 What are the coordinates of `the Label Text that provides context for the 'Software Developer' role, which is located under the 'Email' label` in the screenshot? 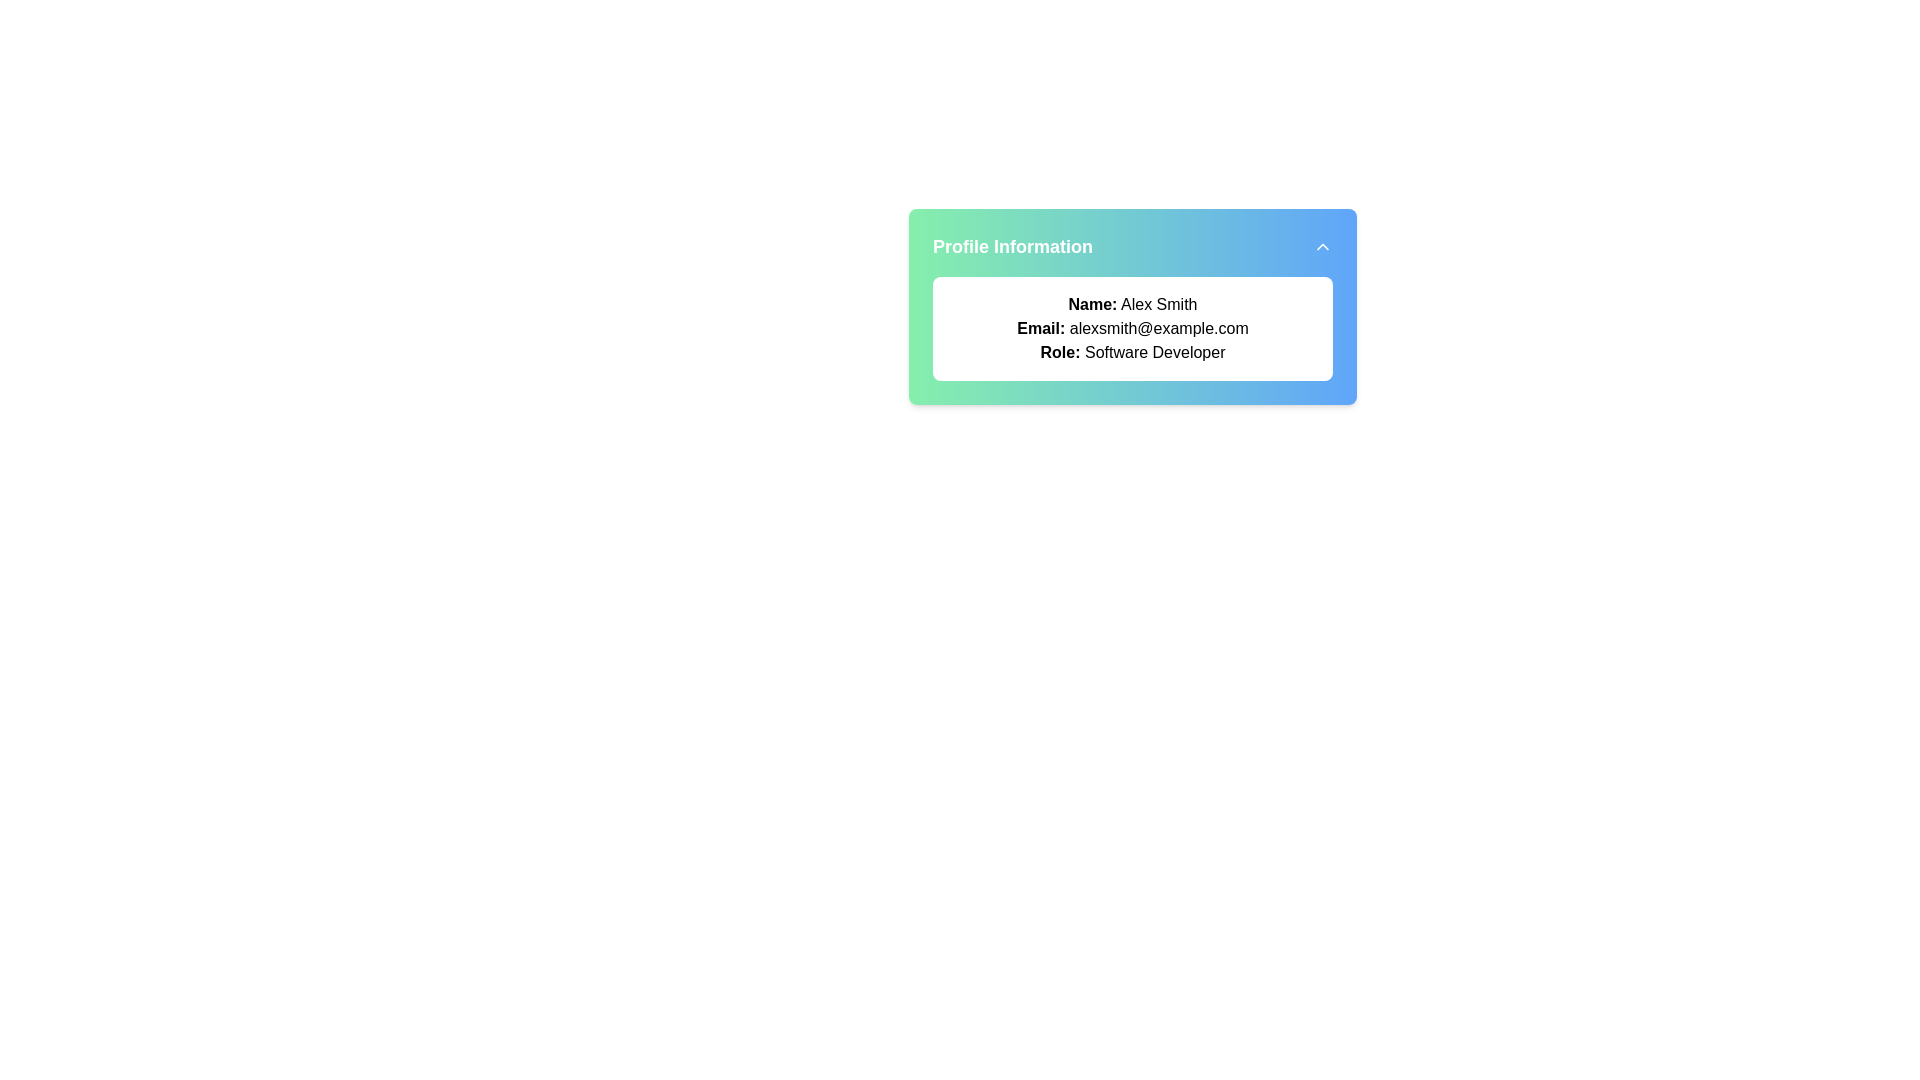 It's located at (1059, 351).